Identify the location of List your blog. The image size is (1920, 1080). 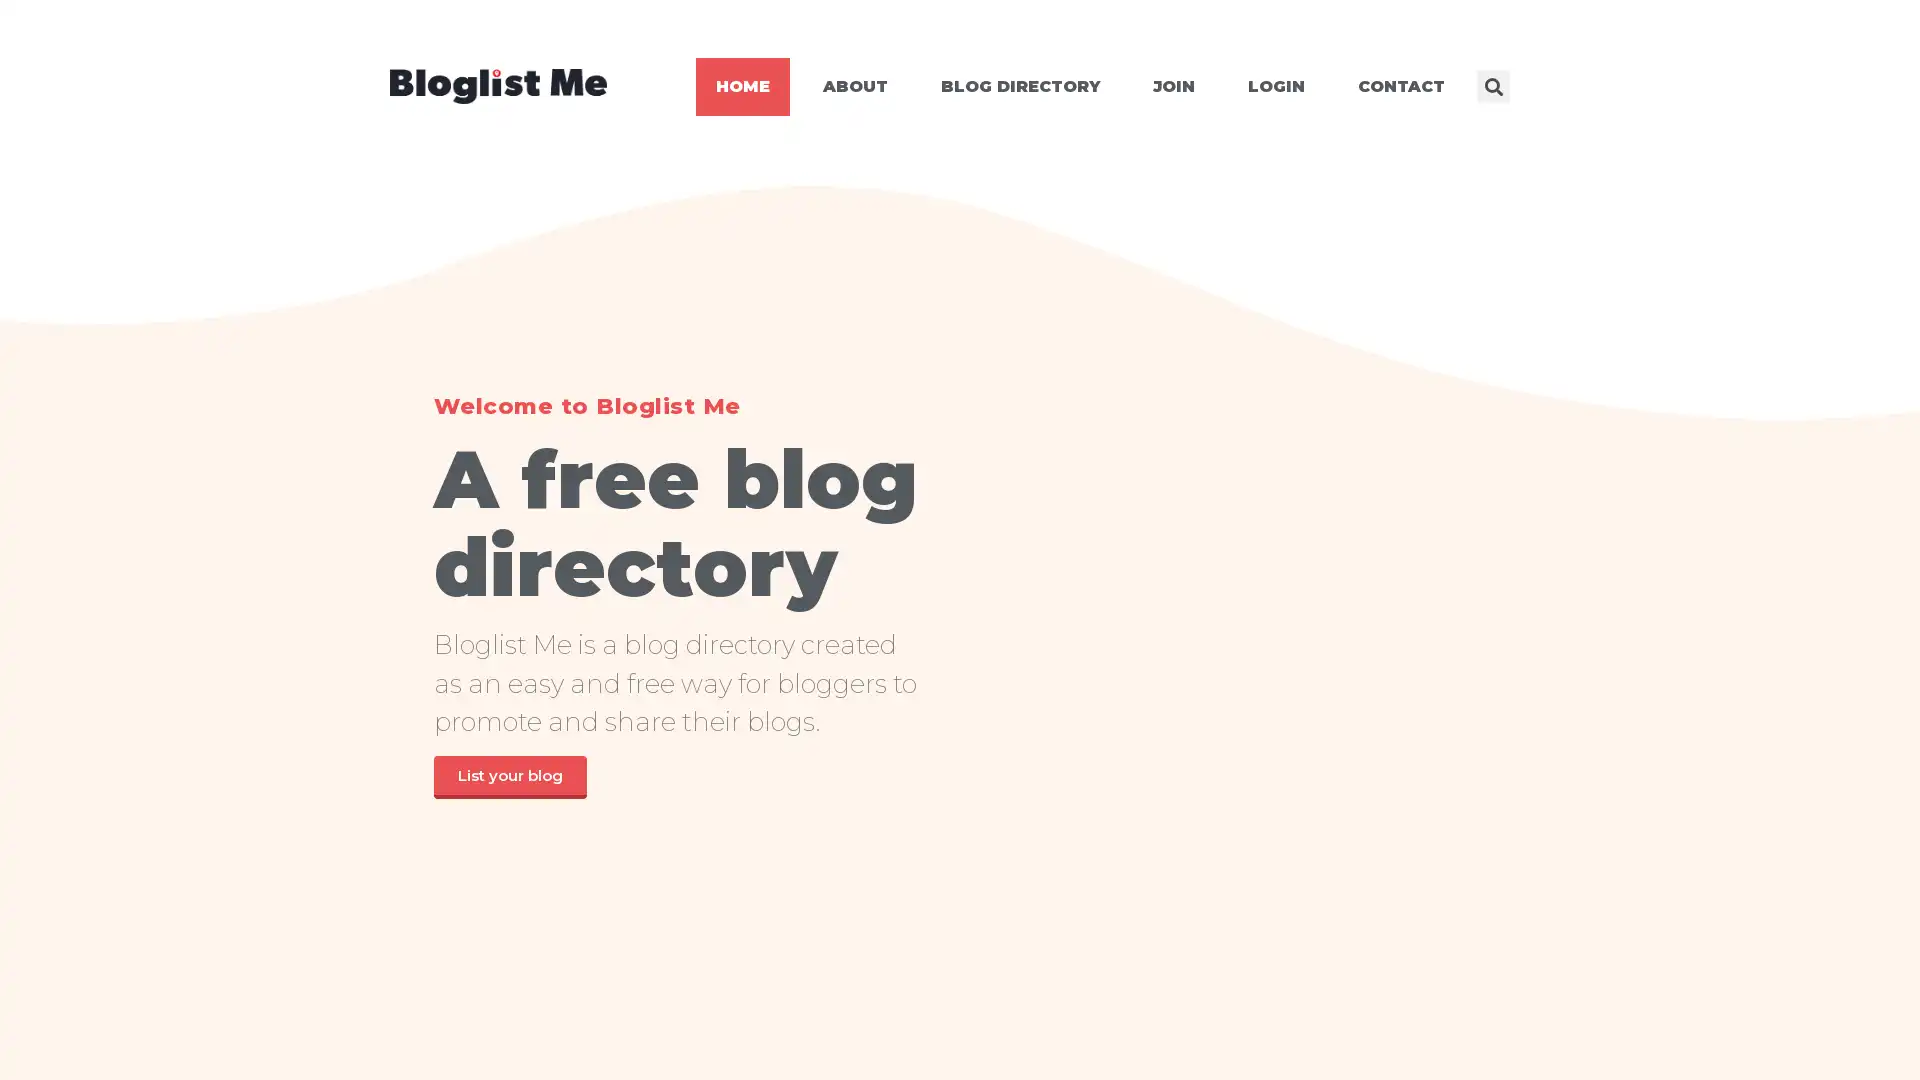
(509, 775).